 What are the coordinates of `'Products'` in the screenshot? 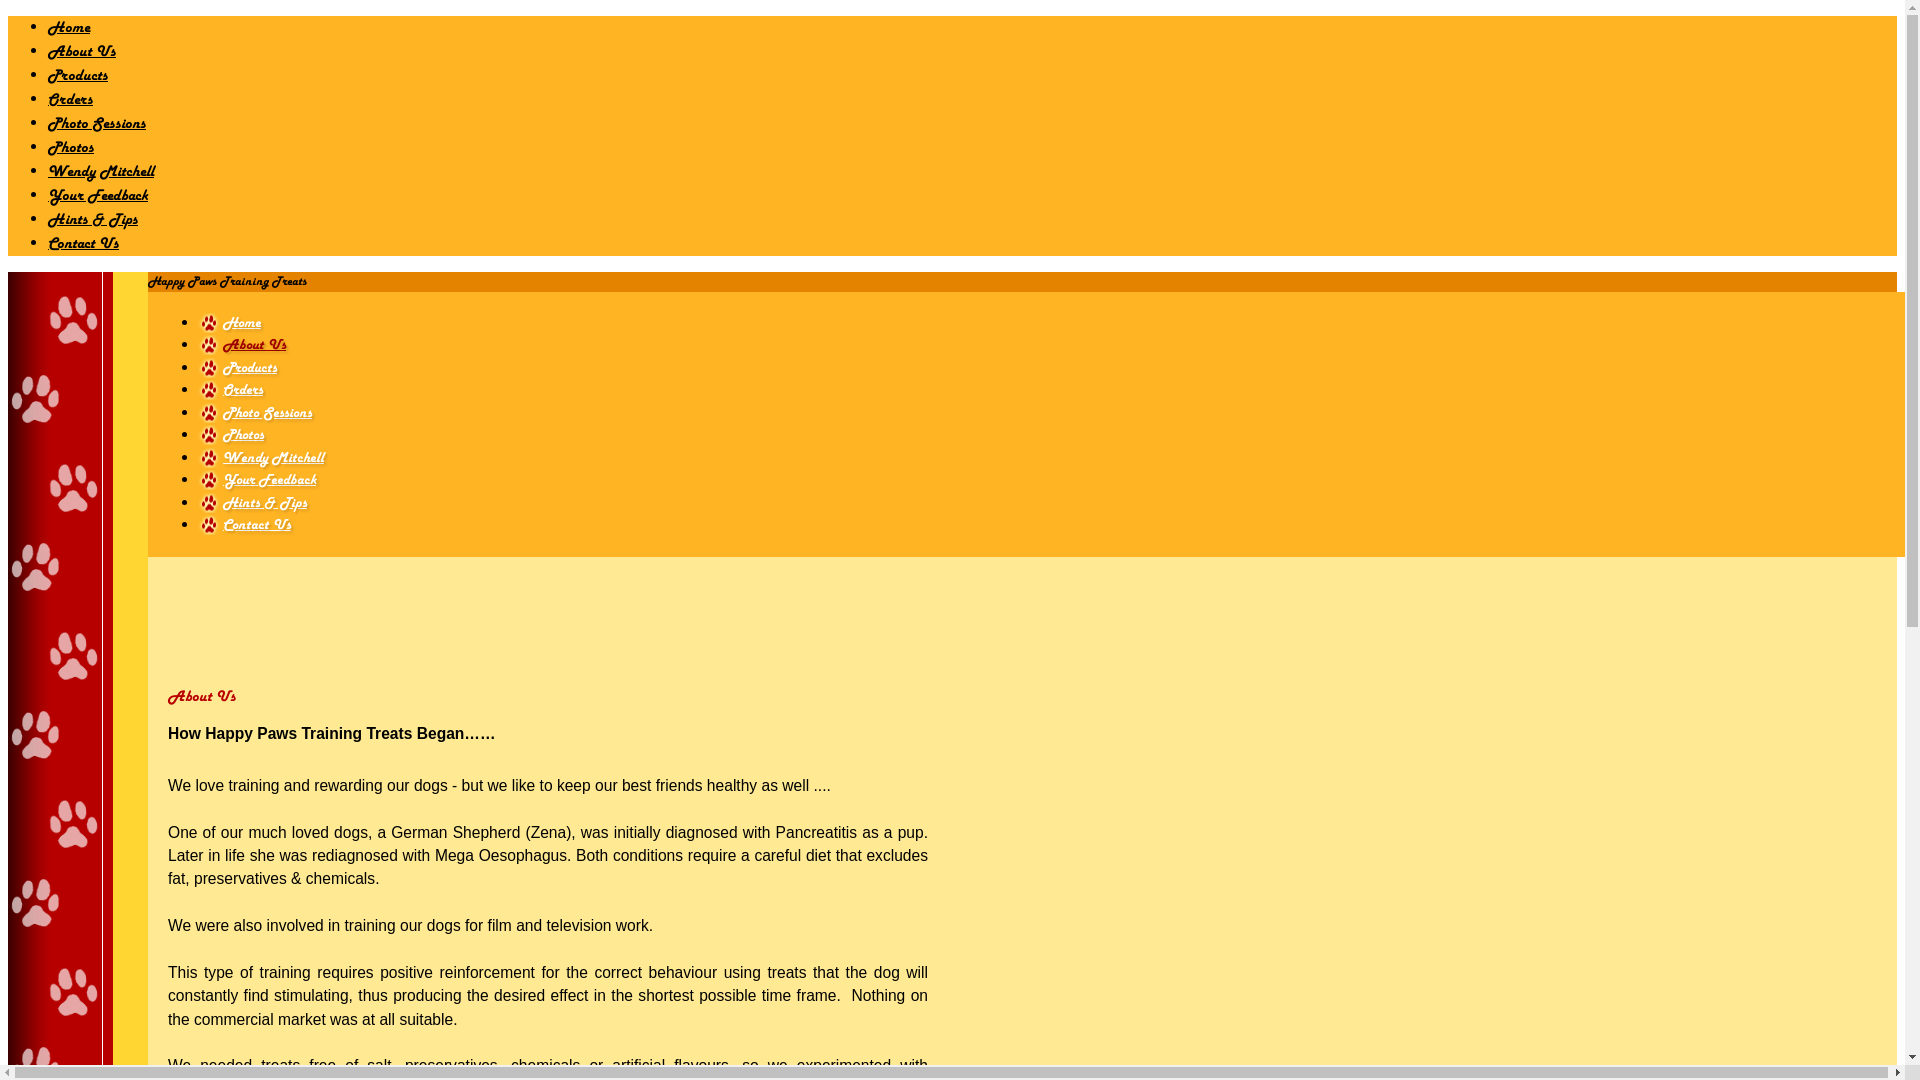 It's located at (77, 74).